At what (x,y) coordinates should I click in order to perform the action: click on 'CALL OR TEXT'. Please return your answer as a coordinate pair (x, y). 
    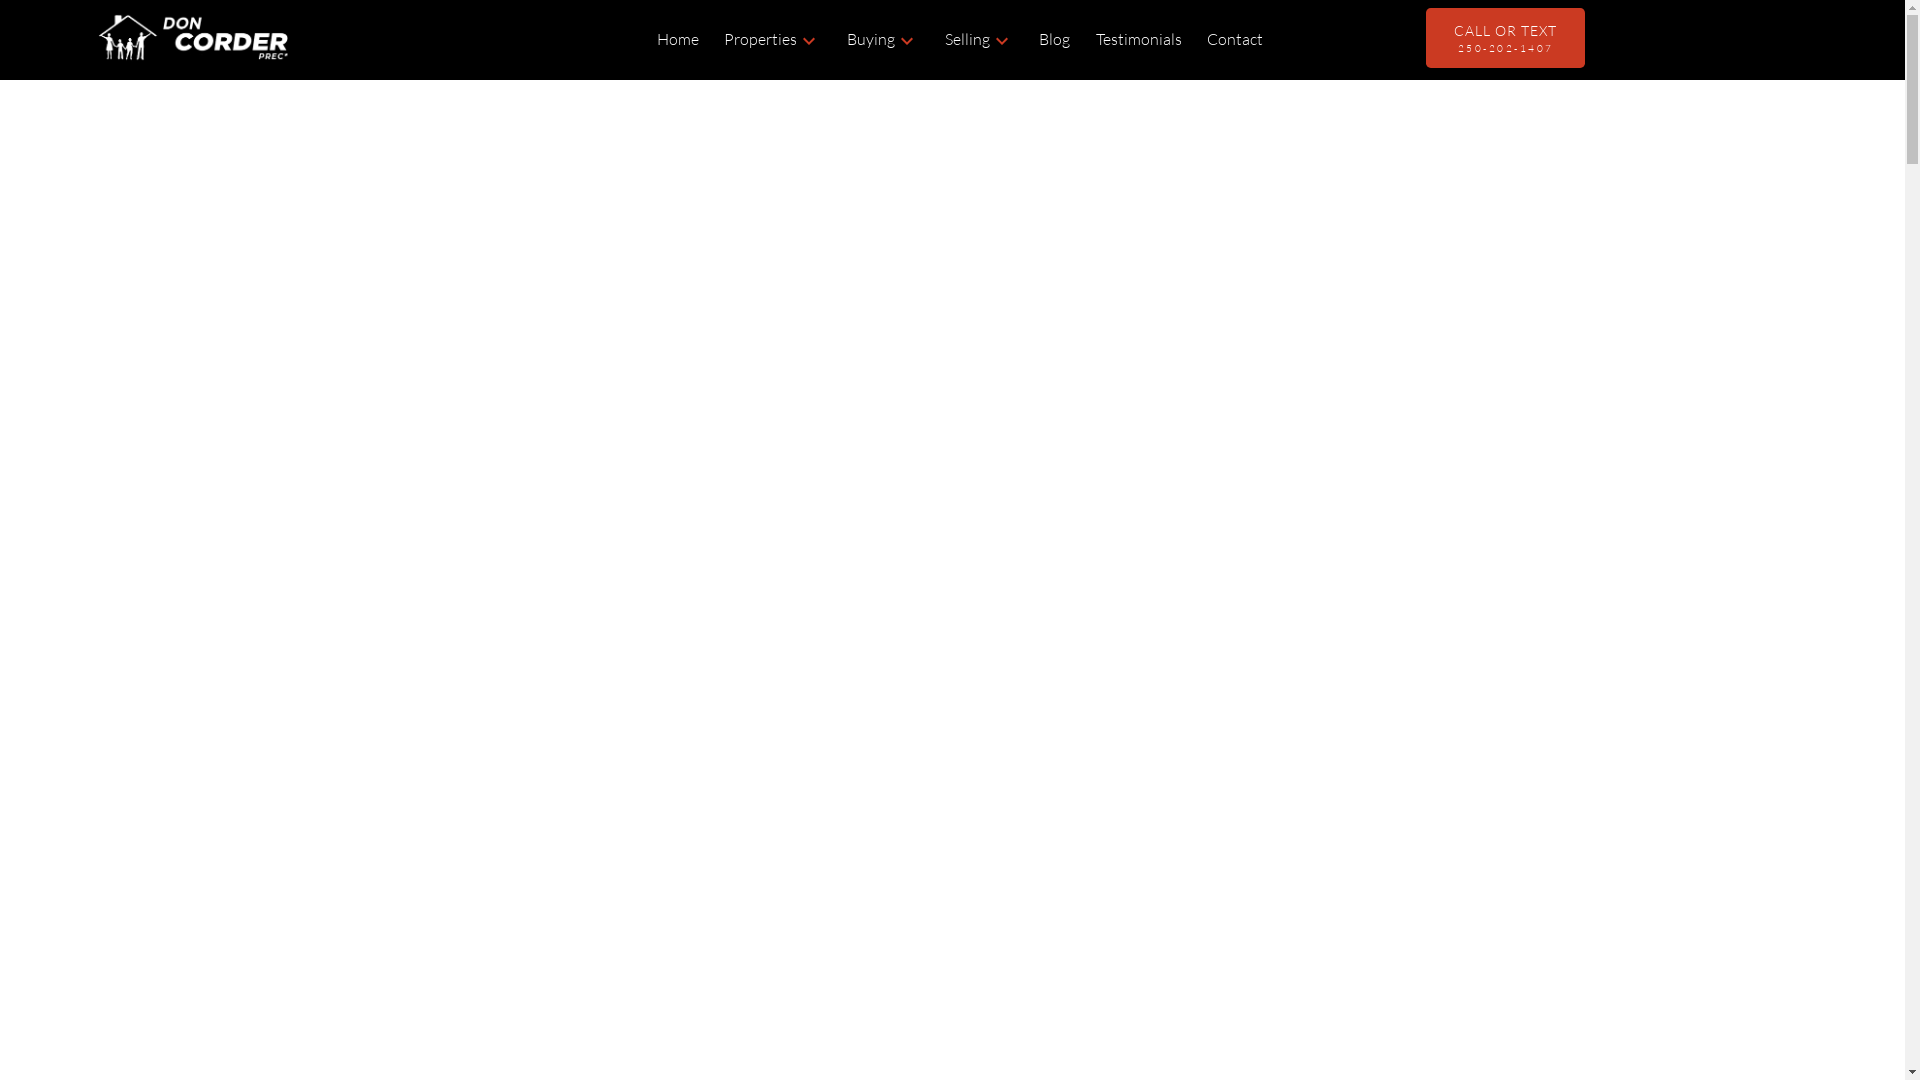
    Looking at the image, I should click on (1505, 38).